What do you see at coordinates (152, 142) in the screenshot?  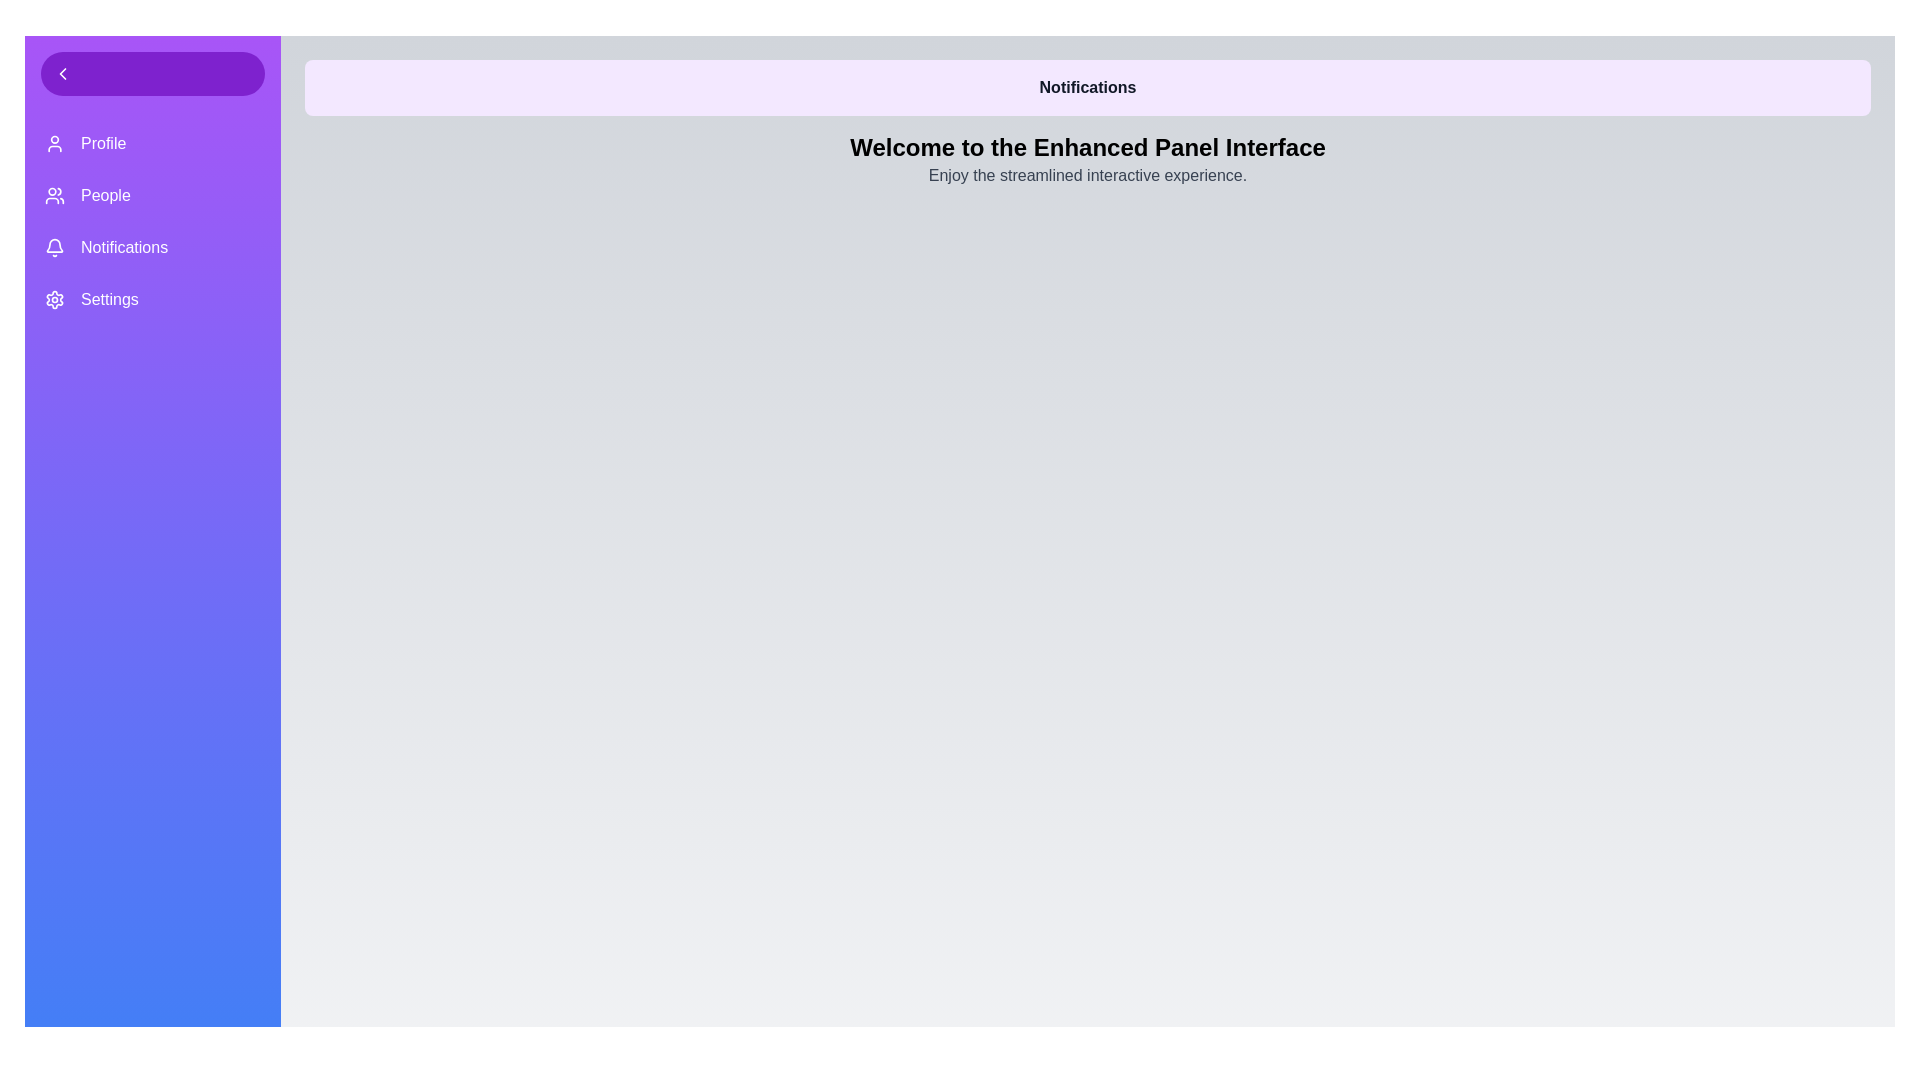 I see `the menu item Profile from the menu` at bounding box center [152, 142].